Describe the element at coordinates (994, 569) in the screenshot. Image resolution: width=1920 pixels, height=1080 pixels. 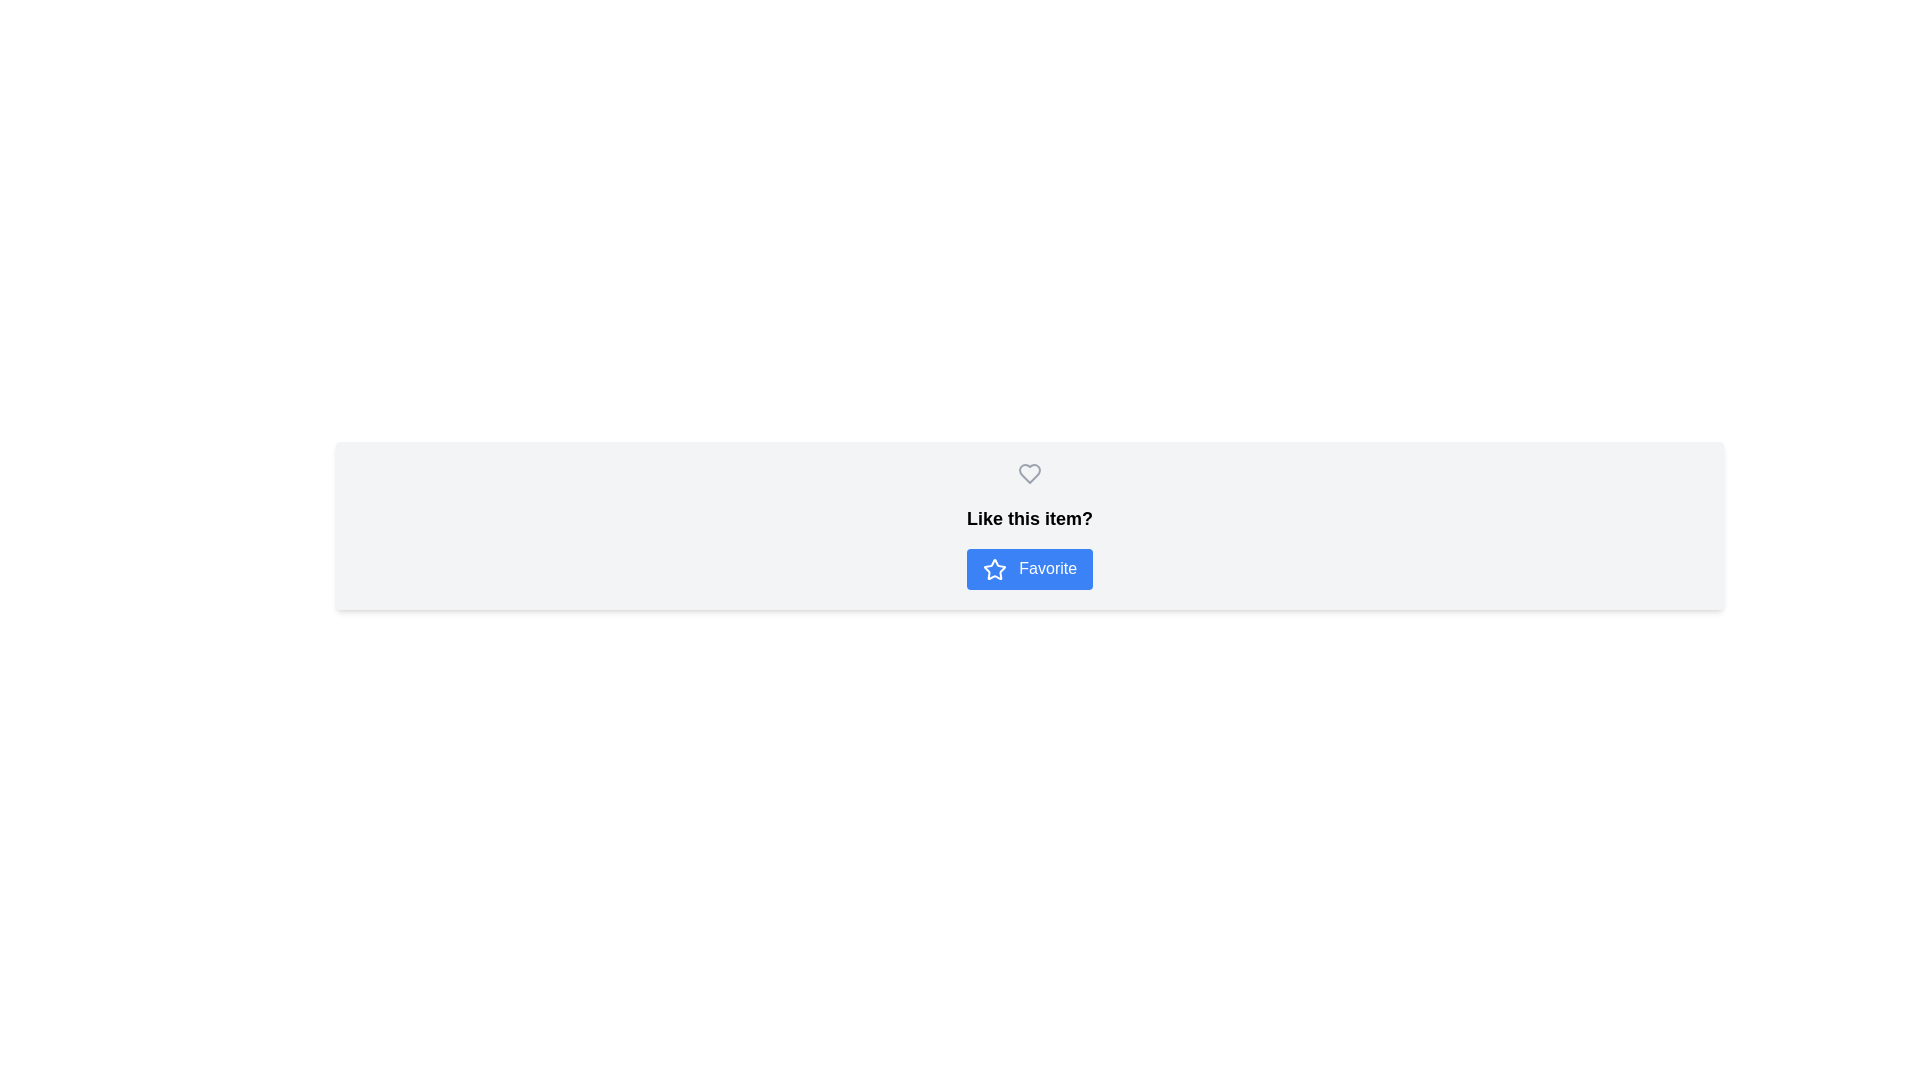
I see `the decorative icon located within the 'Favorite' button` at that location.